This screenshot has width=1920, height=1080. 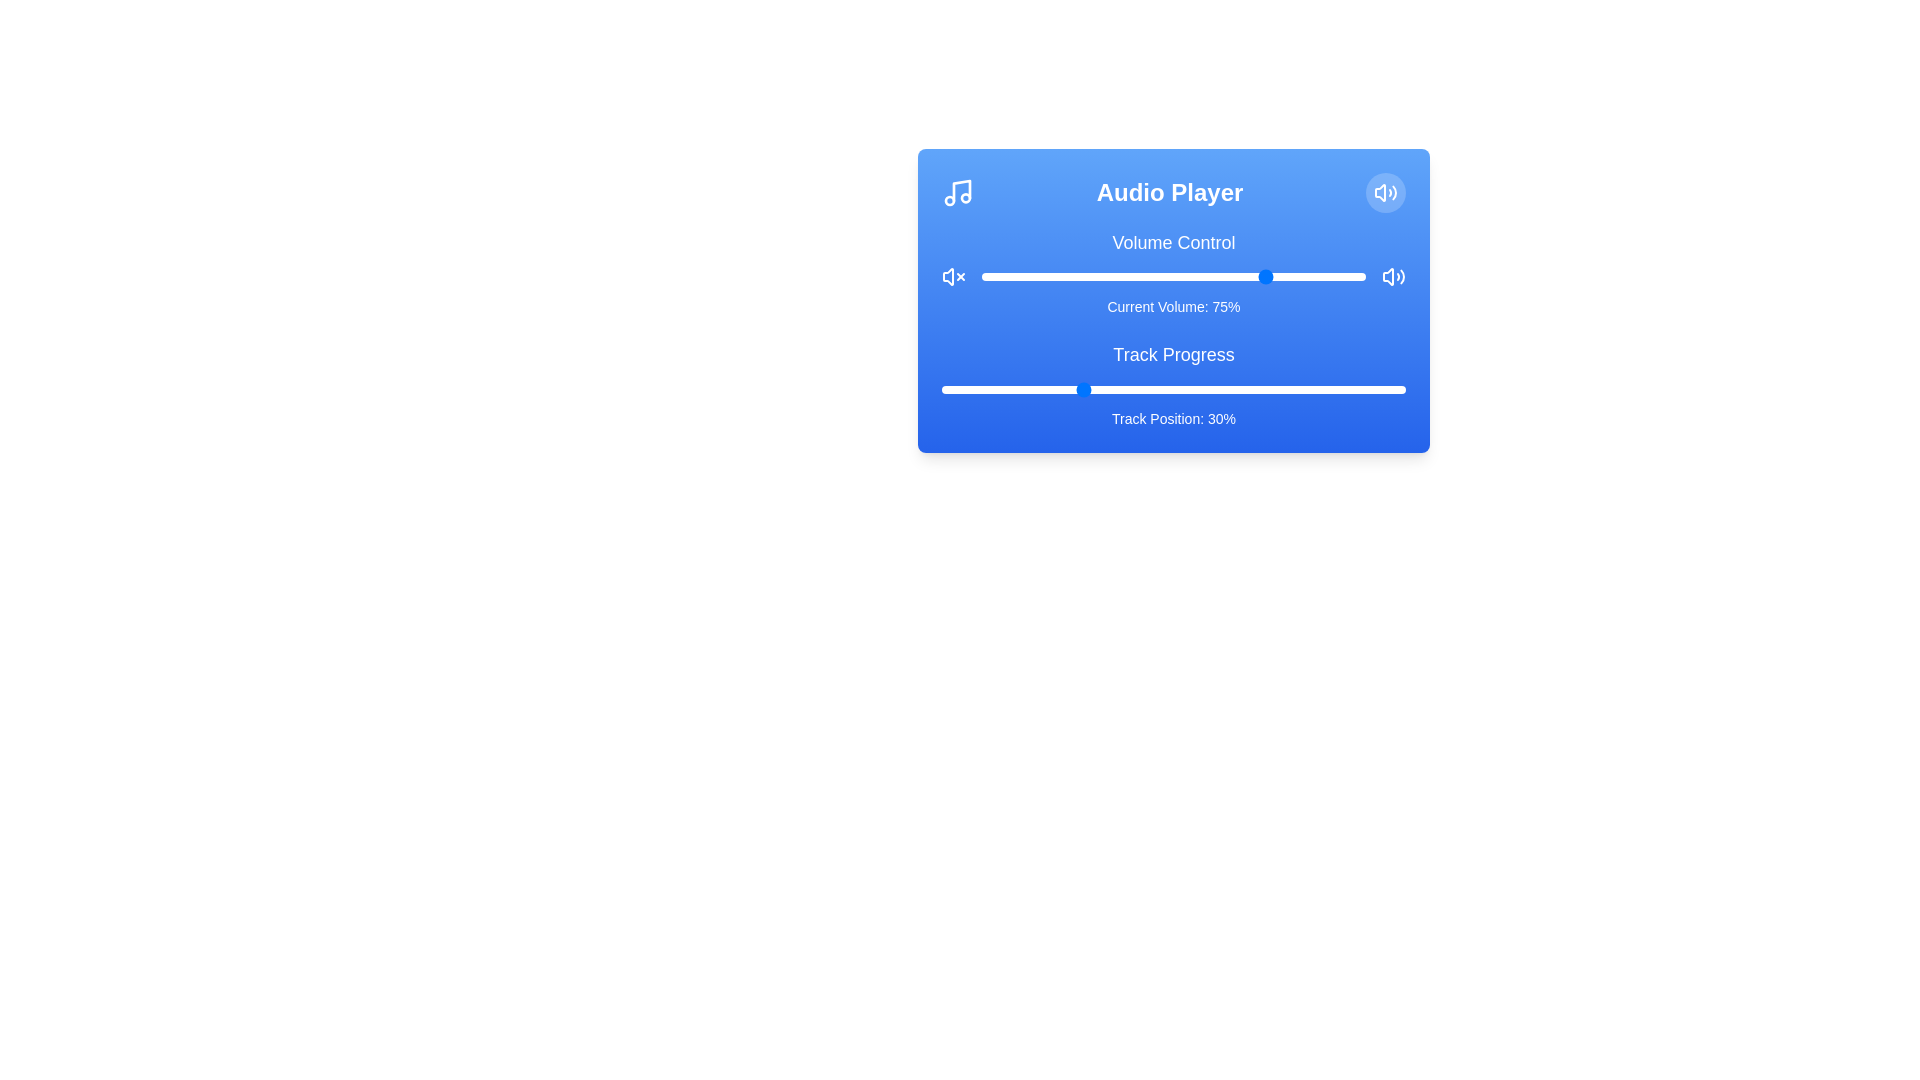 What do you see at coordinates (1181, 273) in the screenshot?
I see `volume` at bounding box center [1181, 273].